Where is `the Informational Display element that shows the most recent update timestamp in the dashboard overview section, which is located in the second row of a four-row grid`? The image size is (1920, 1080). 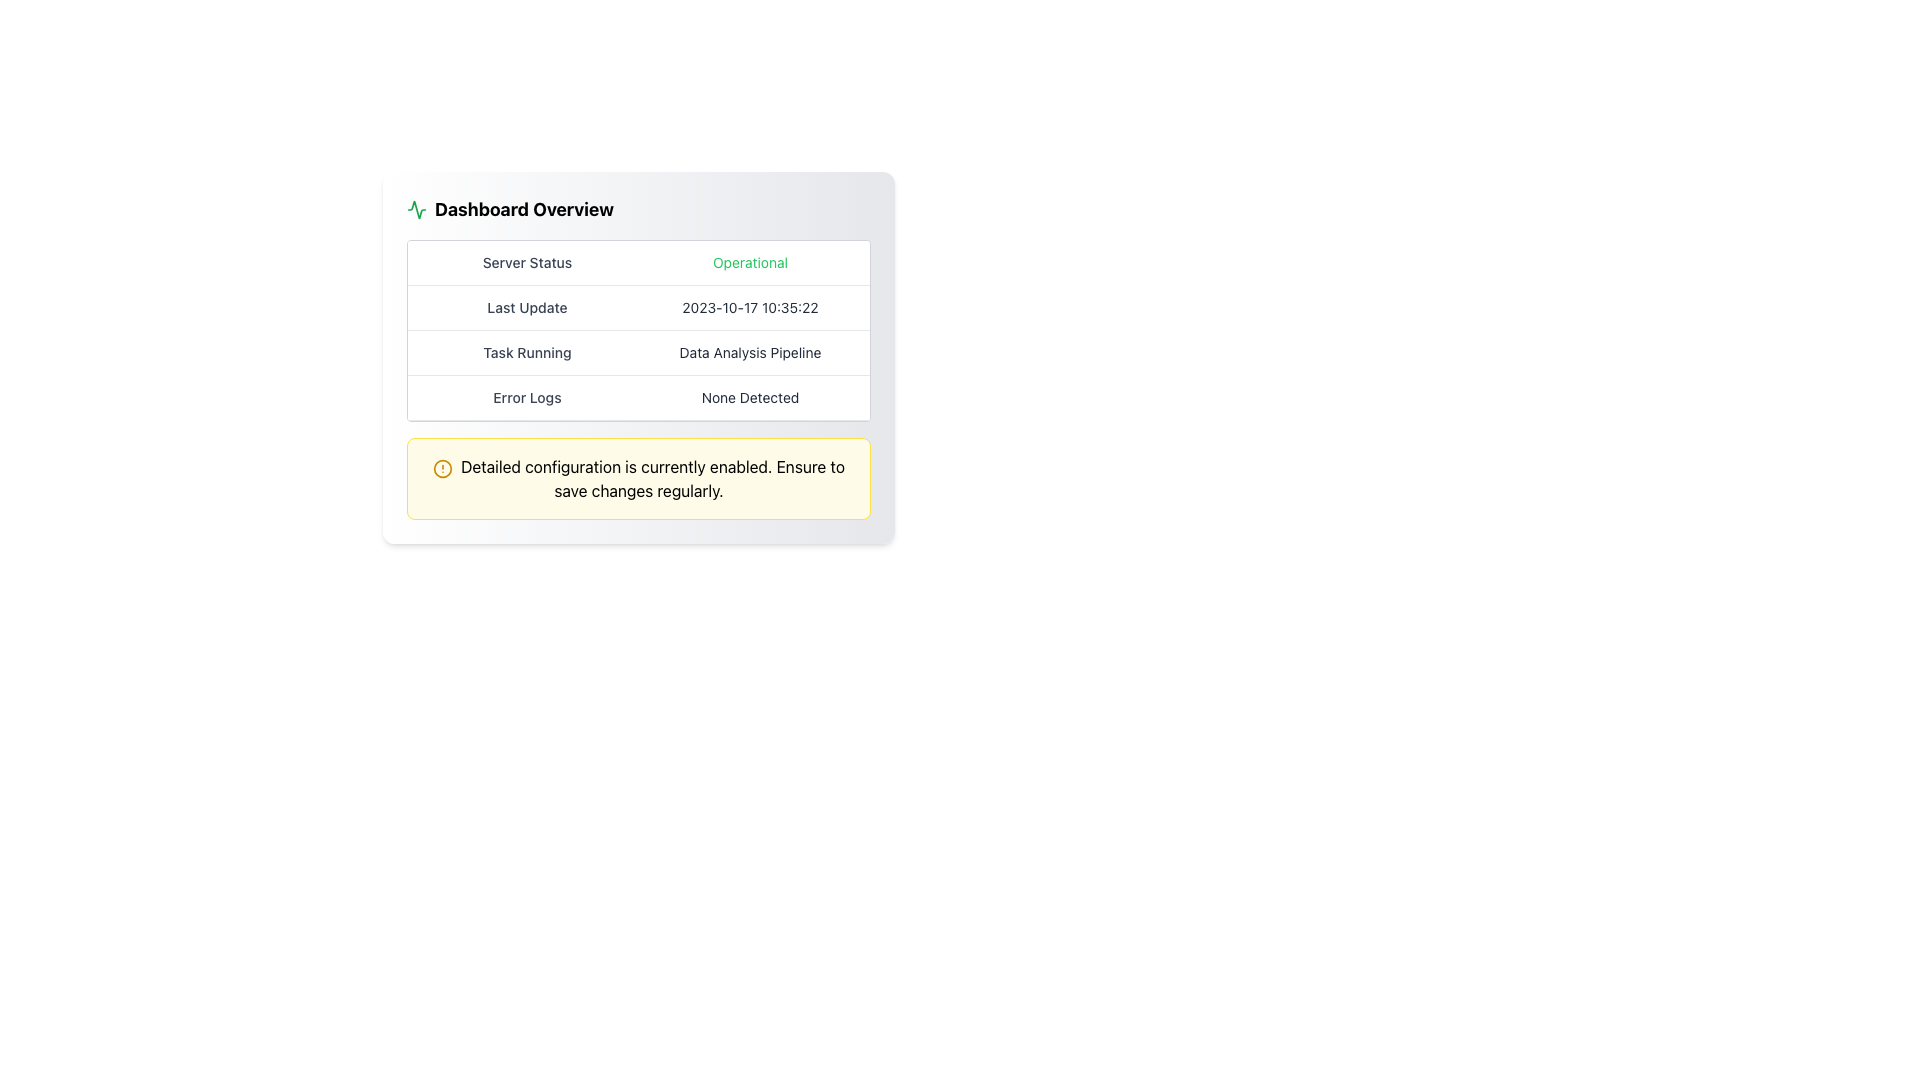
the Informational Display element that shows the most recent update timestamp in the dashboard overview section, which is located in the second row of a four-row grid is located at coordinates (637, 308).